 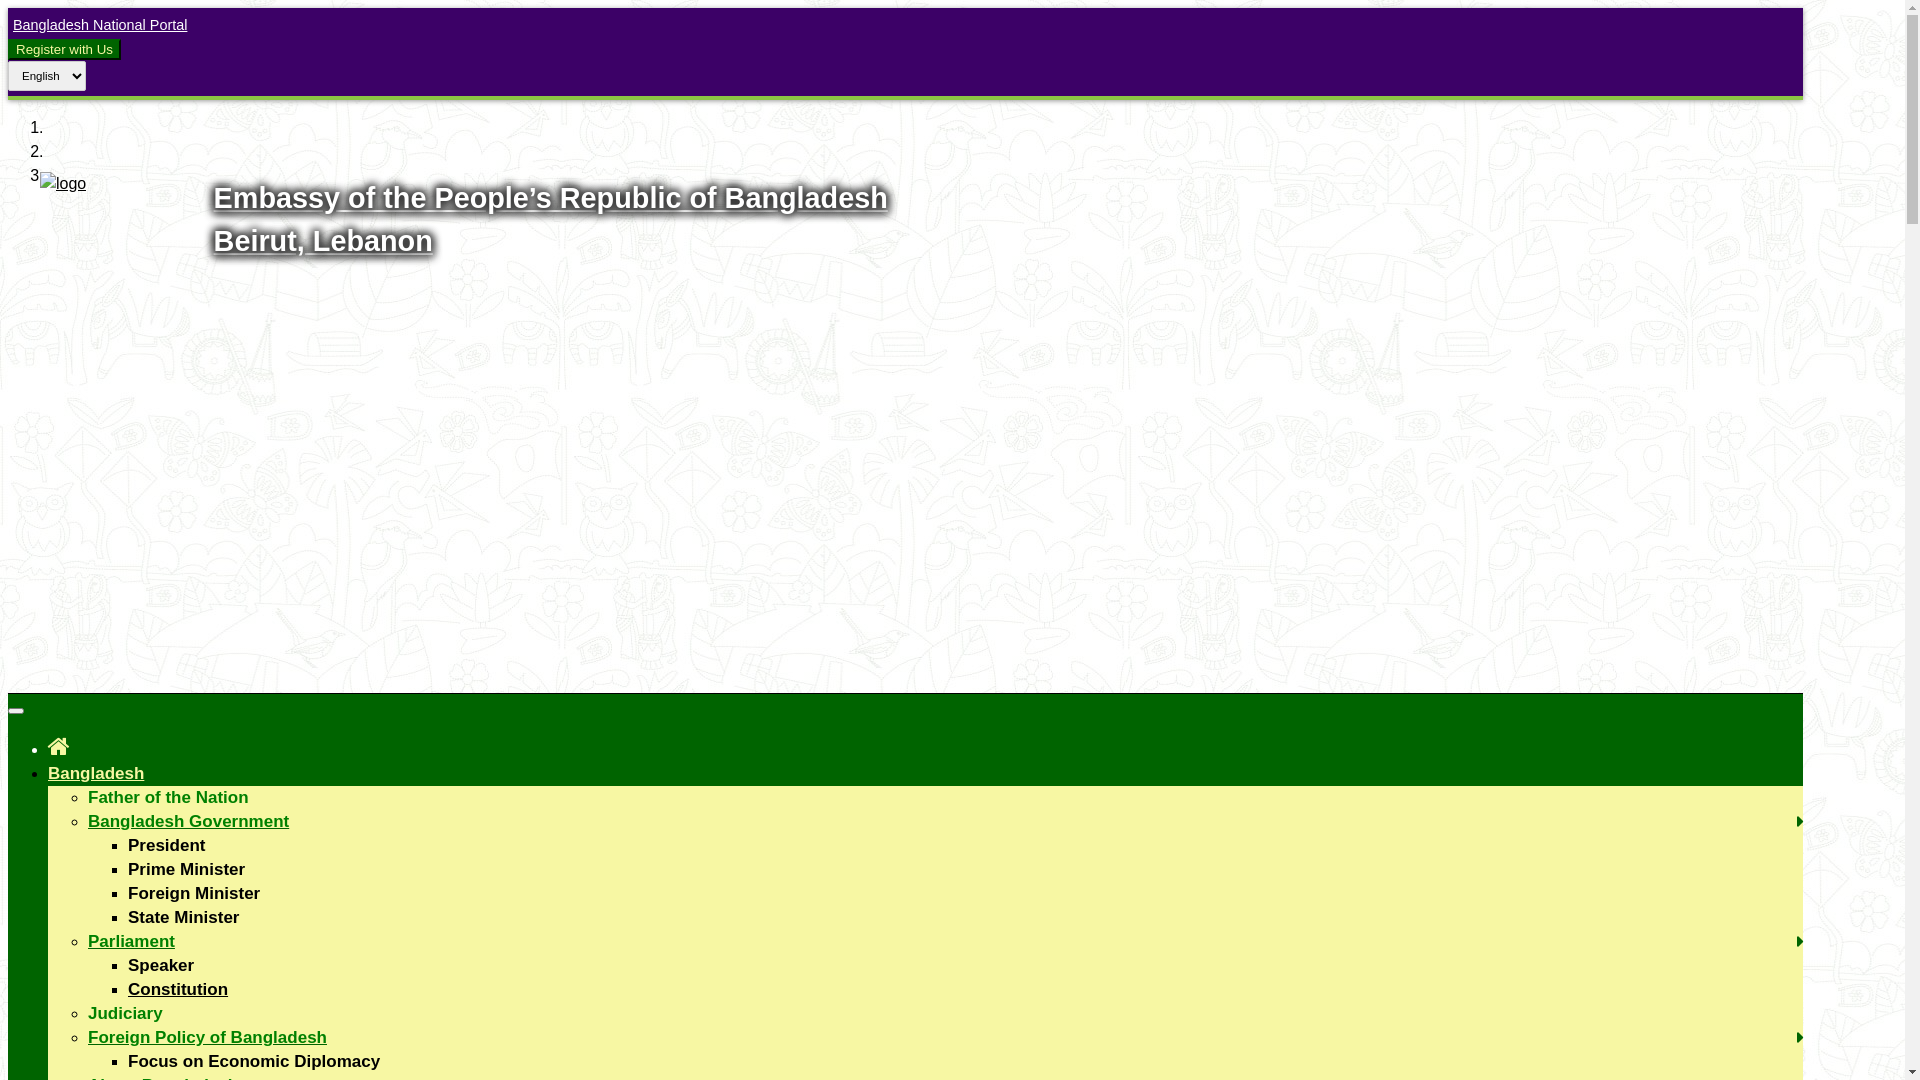 What do you see at coordinates (48, 772) in the screenshot?
I see `'Bangladesh'` at bounding box center [48, 772].